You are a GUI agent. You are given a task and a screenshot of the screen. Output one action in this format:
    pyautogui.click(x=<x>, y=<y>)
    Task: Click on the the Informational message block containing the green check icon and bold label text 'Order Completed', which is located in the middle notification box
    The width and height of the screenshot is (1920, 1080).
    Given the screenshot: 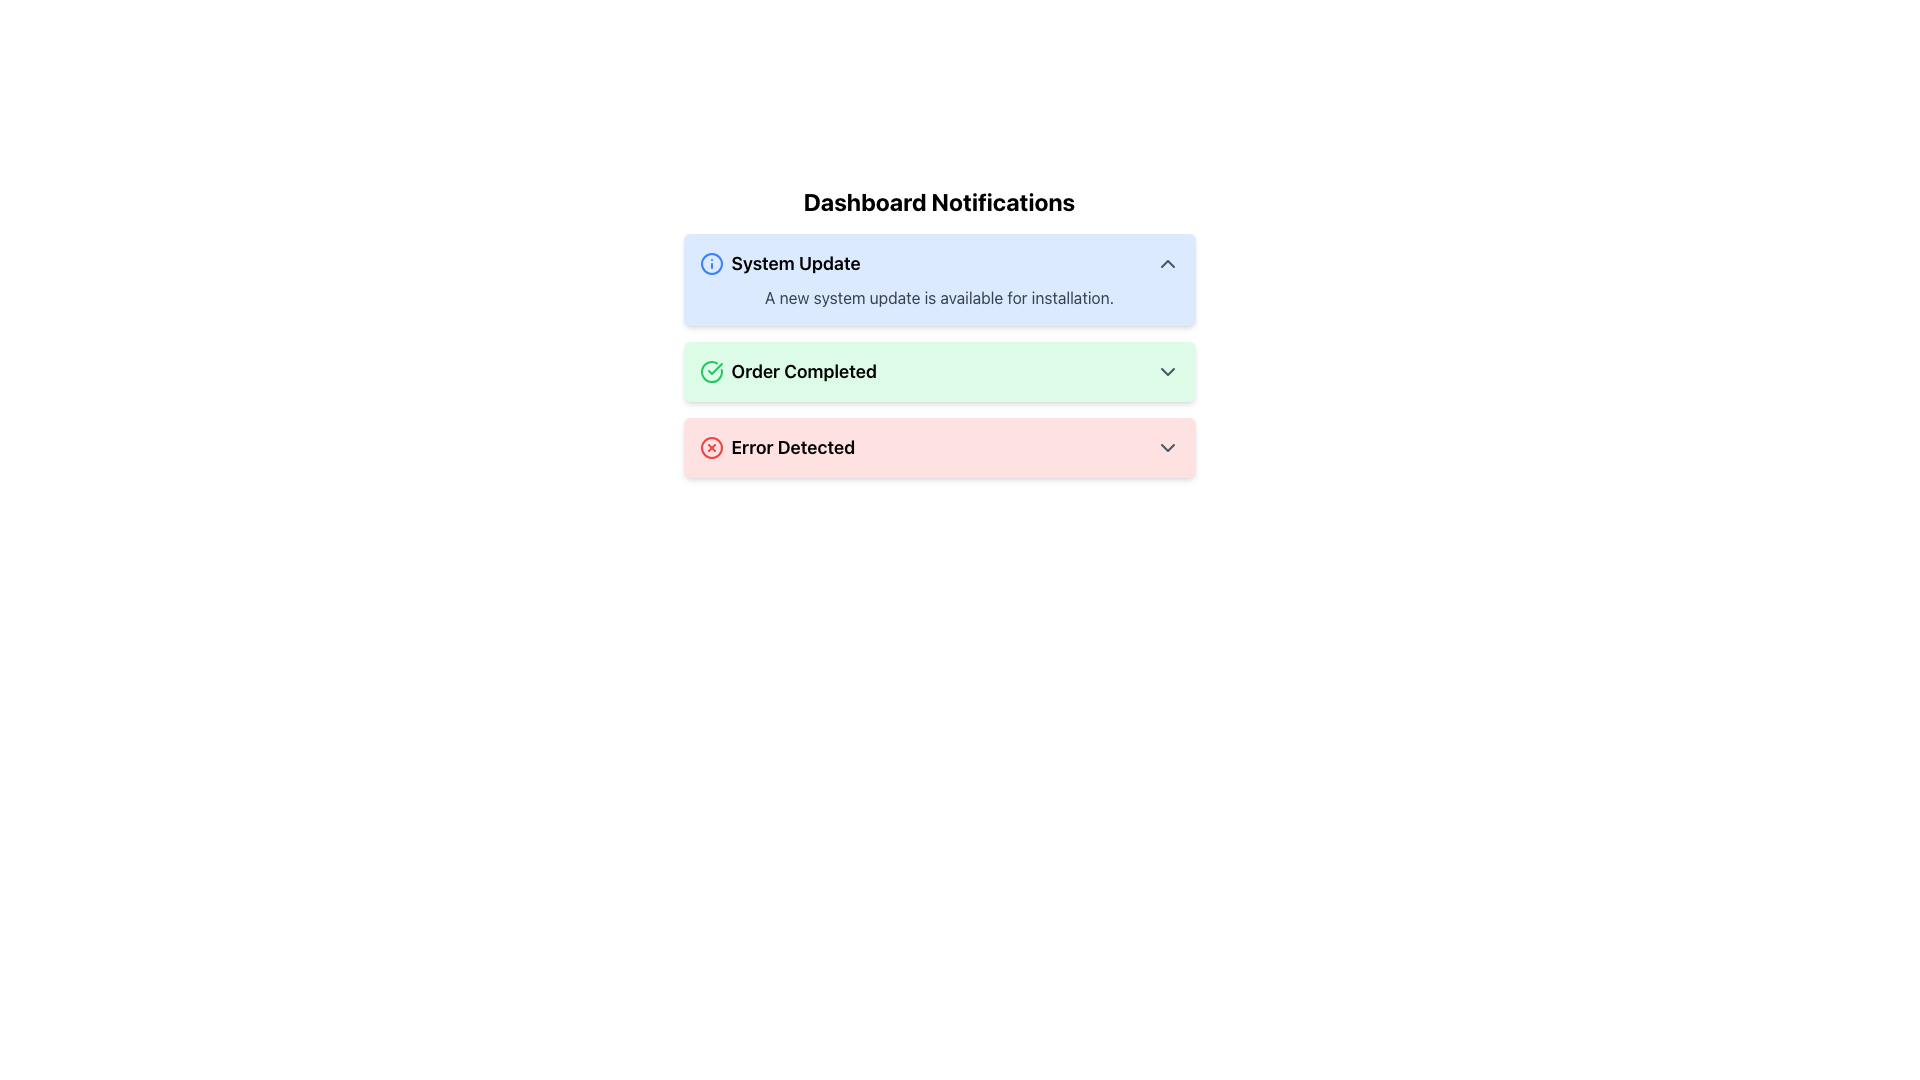 What is the action you would take?
    pyautogui.click(x=787, y=371)
    